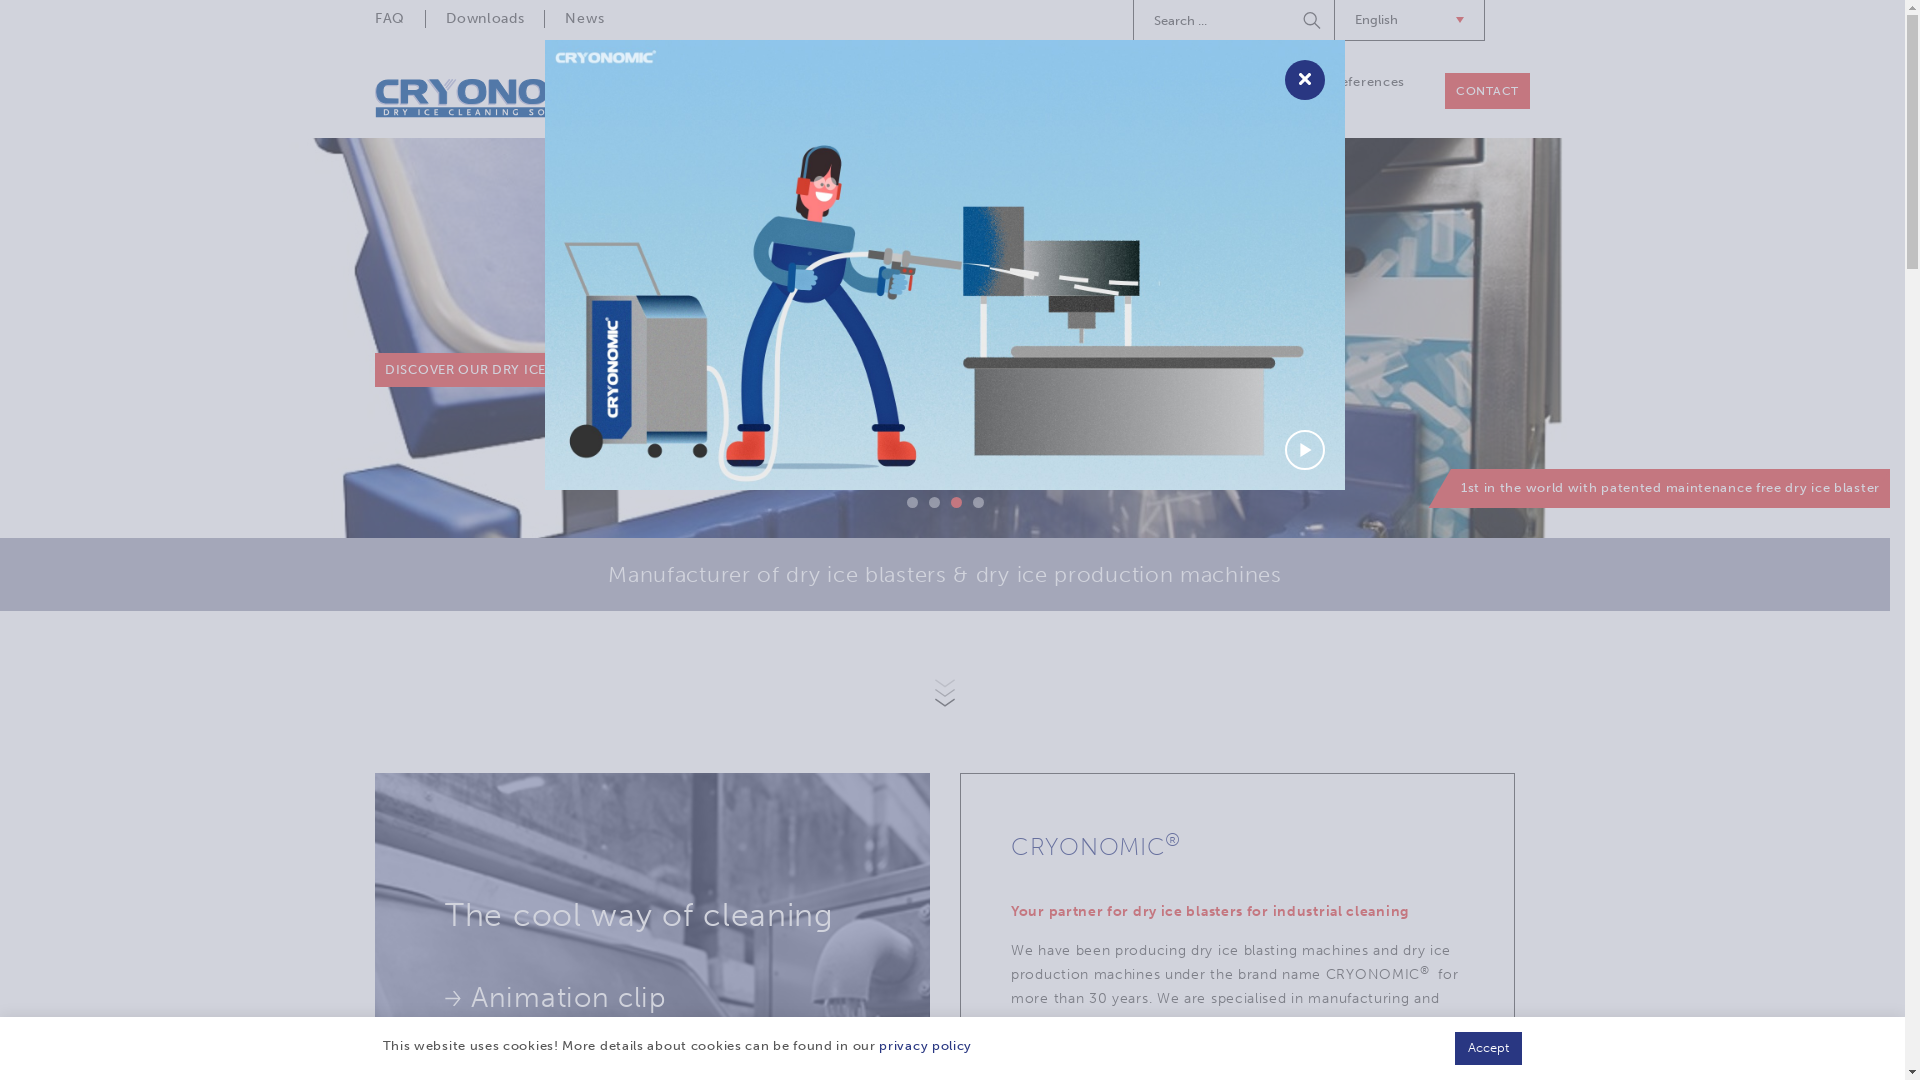  What do you see at coordinates (504, 370) in the screenshot?
I see `'DISCOVER OUR DRY ICE PRODUCTS'` at bounding box center [504, 370].